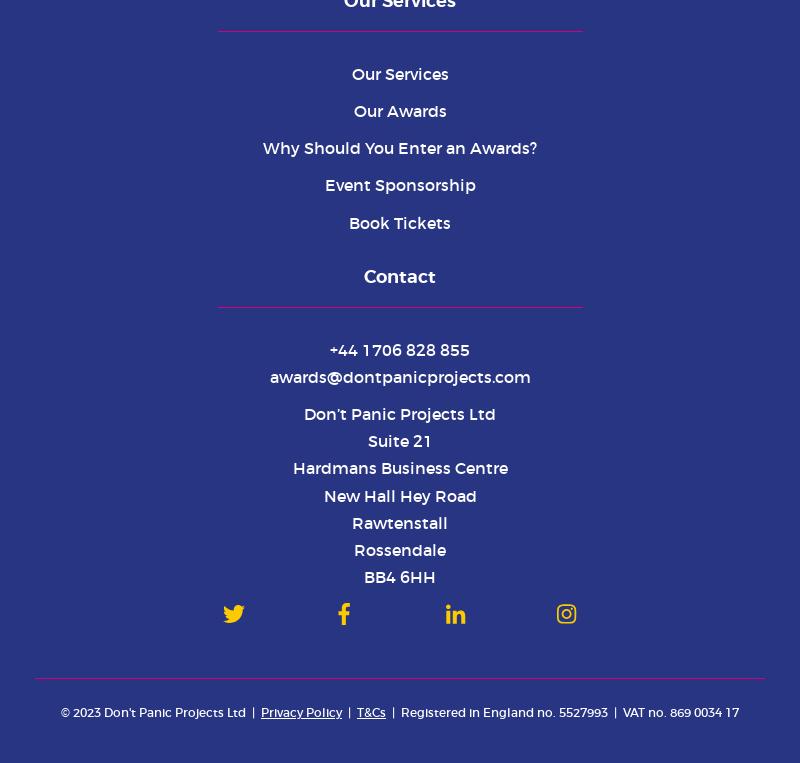  I want to click on 'BB4 6HH', so click(364, 575).